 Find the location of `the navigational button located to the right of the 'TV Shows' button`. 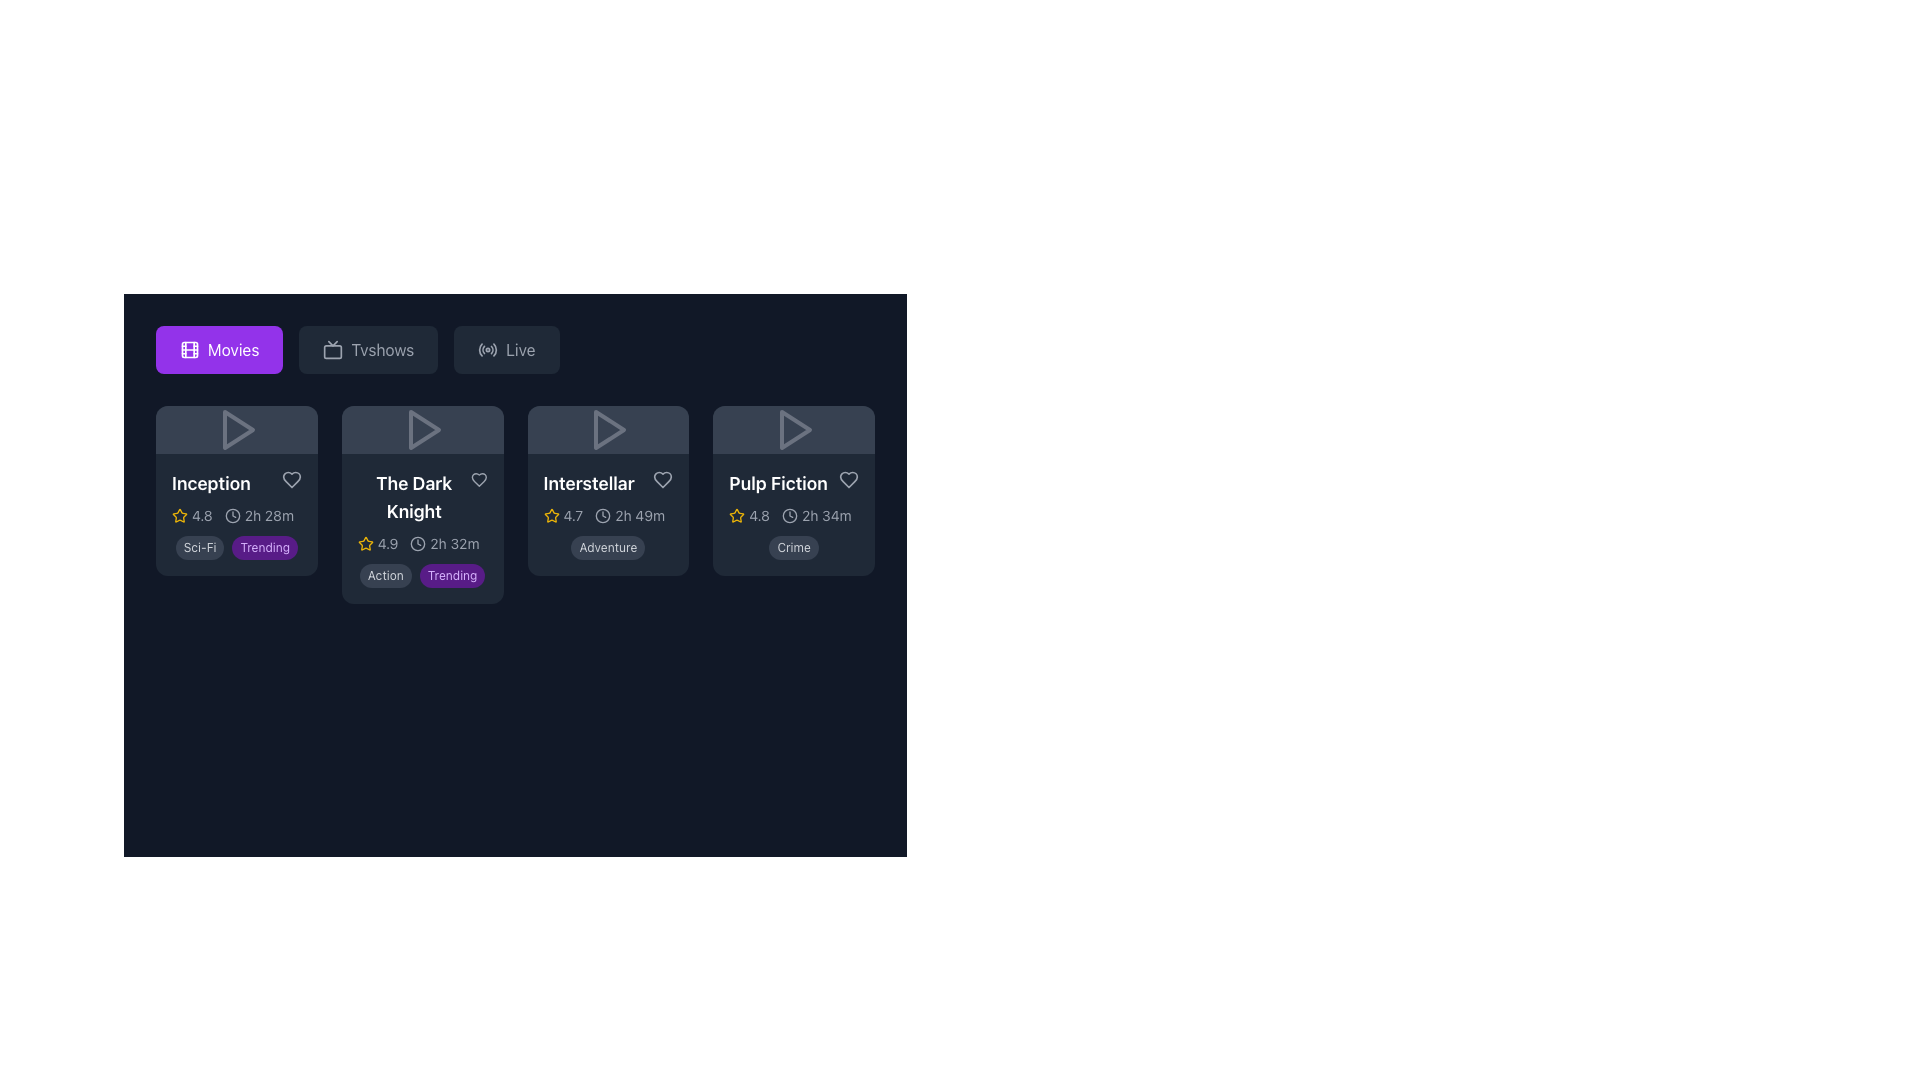

the navigational button located to the right of the 'TV Shows' button is located at coordinates (506, 349).